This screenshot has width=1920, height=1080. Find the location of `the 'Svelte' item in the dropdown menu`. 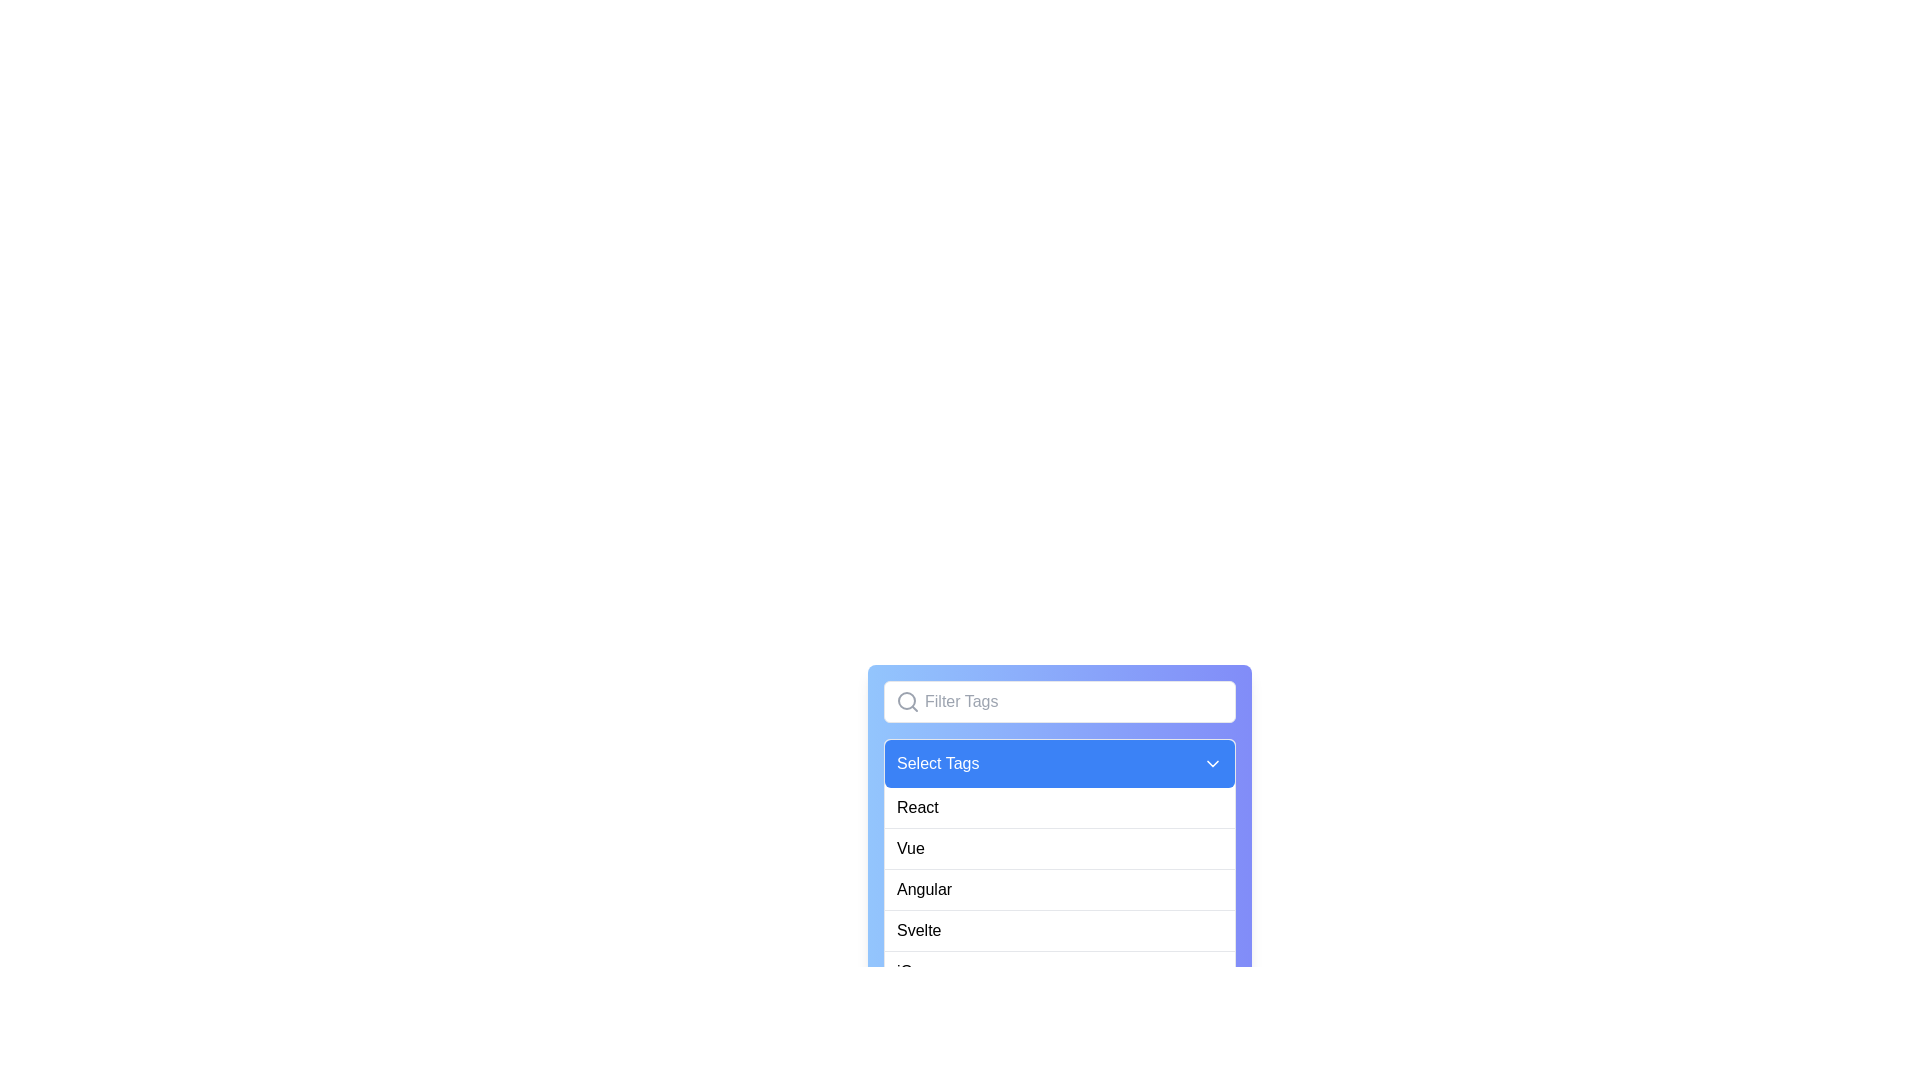

the 'Svelte' item in the dropdown menu is located at coordinates (1059, 910).